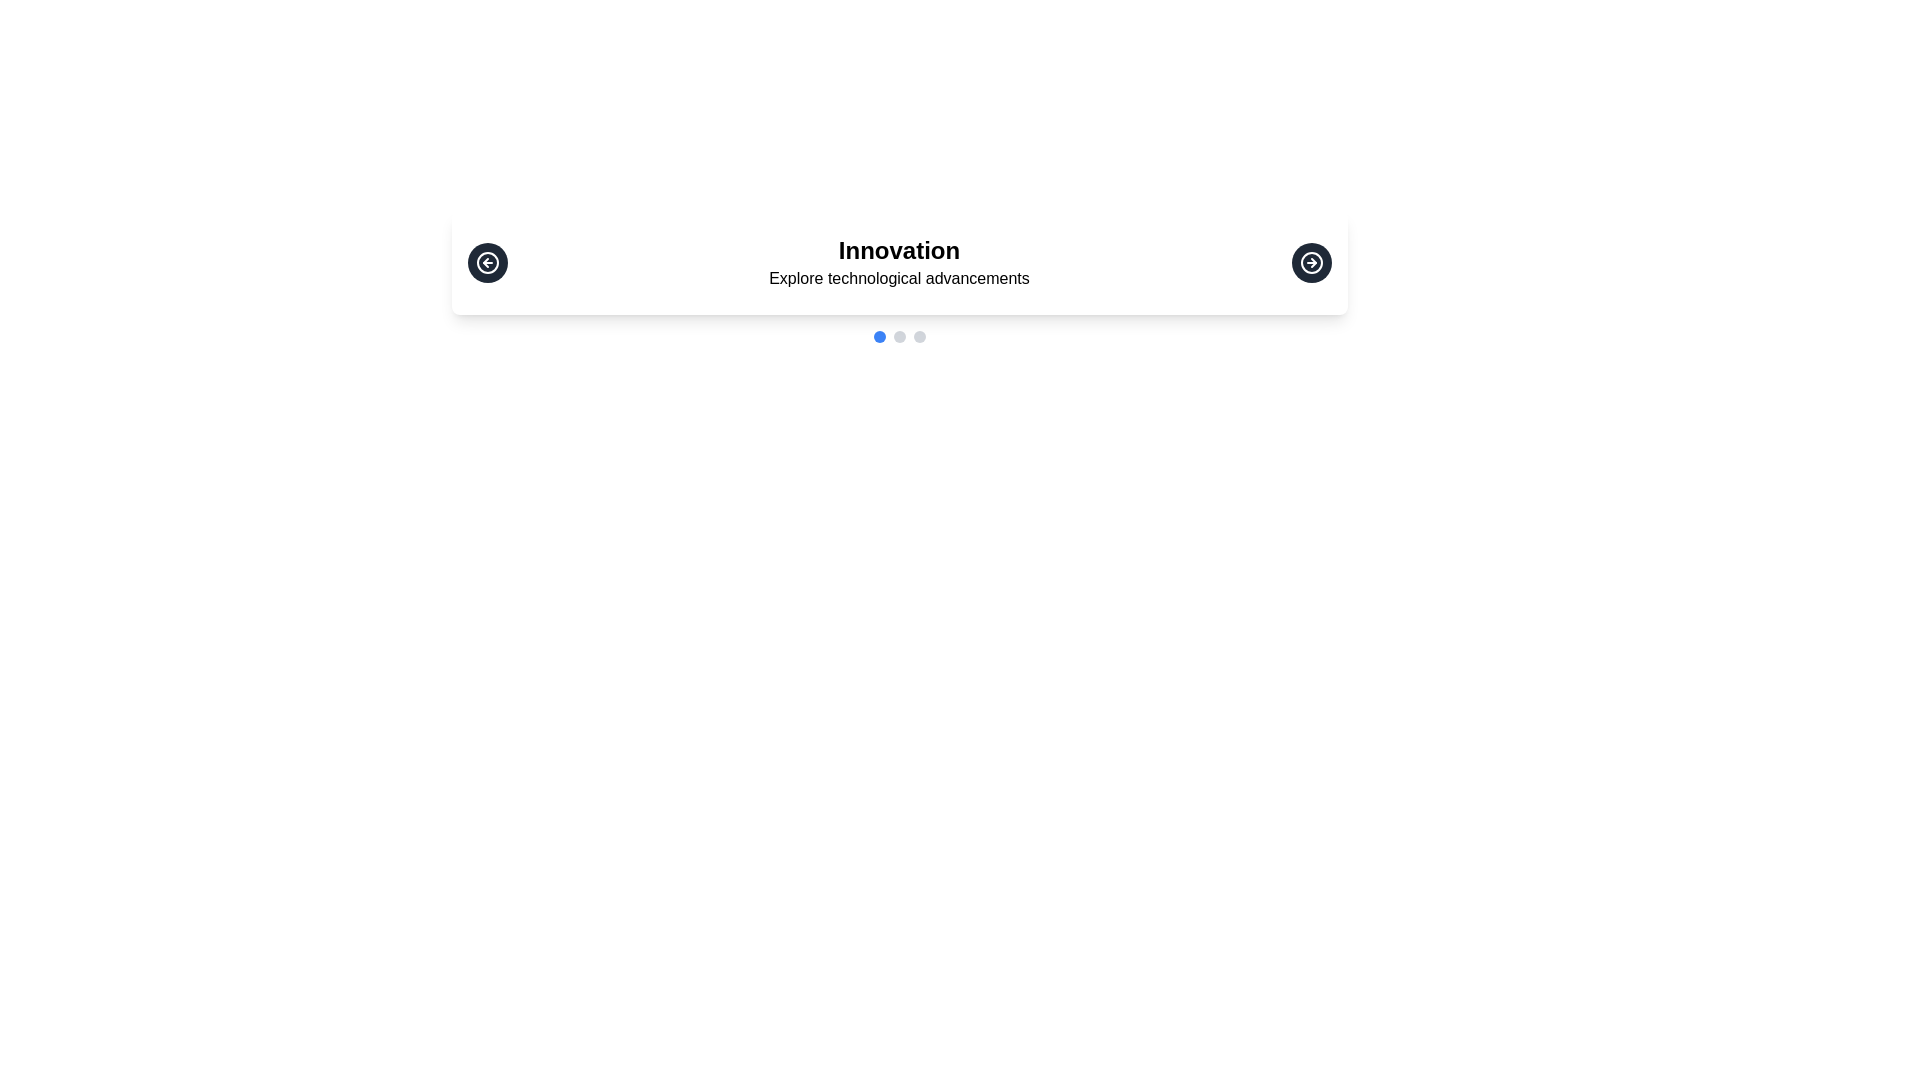  I want to click on the circular graphical element within the SVG that serves a navigational or decorative purpose, located on the far left side of the card layout, so click(487, 261).